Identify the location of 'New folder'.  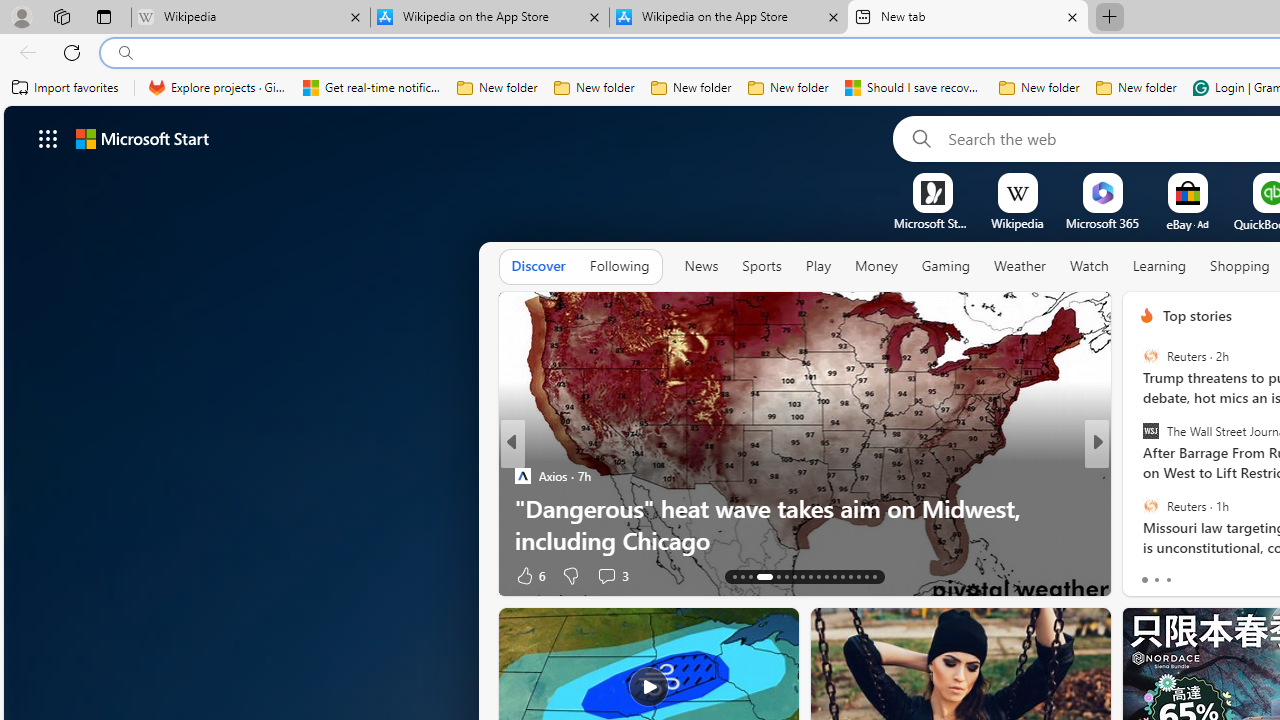
(1136, 87).